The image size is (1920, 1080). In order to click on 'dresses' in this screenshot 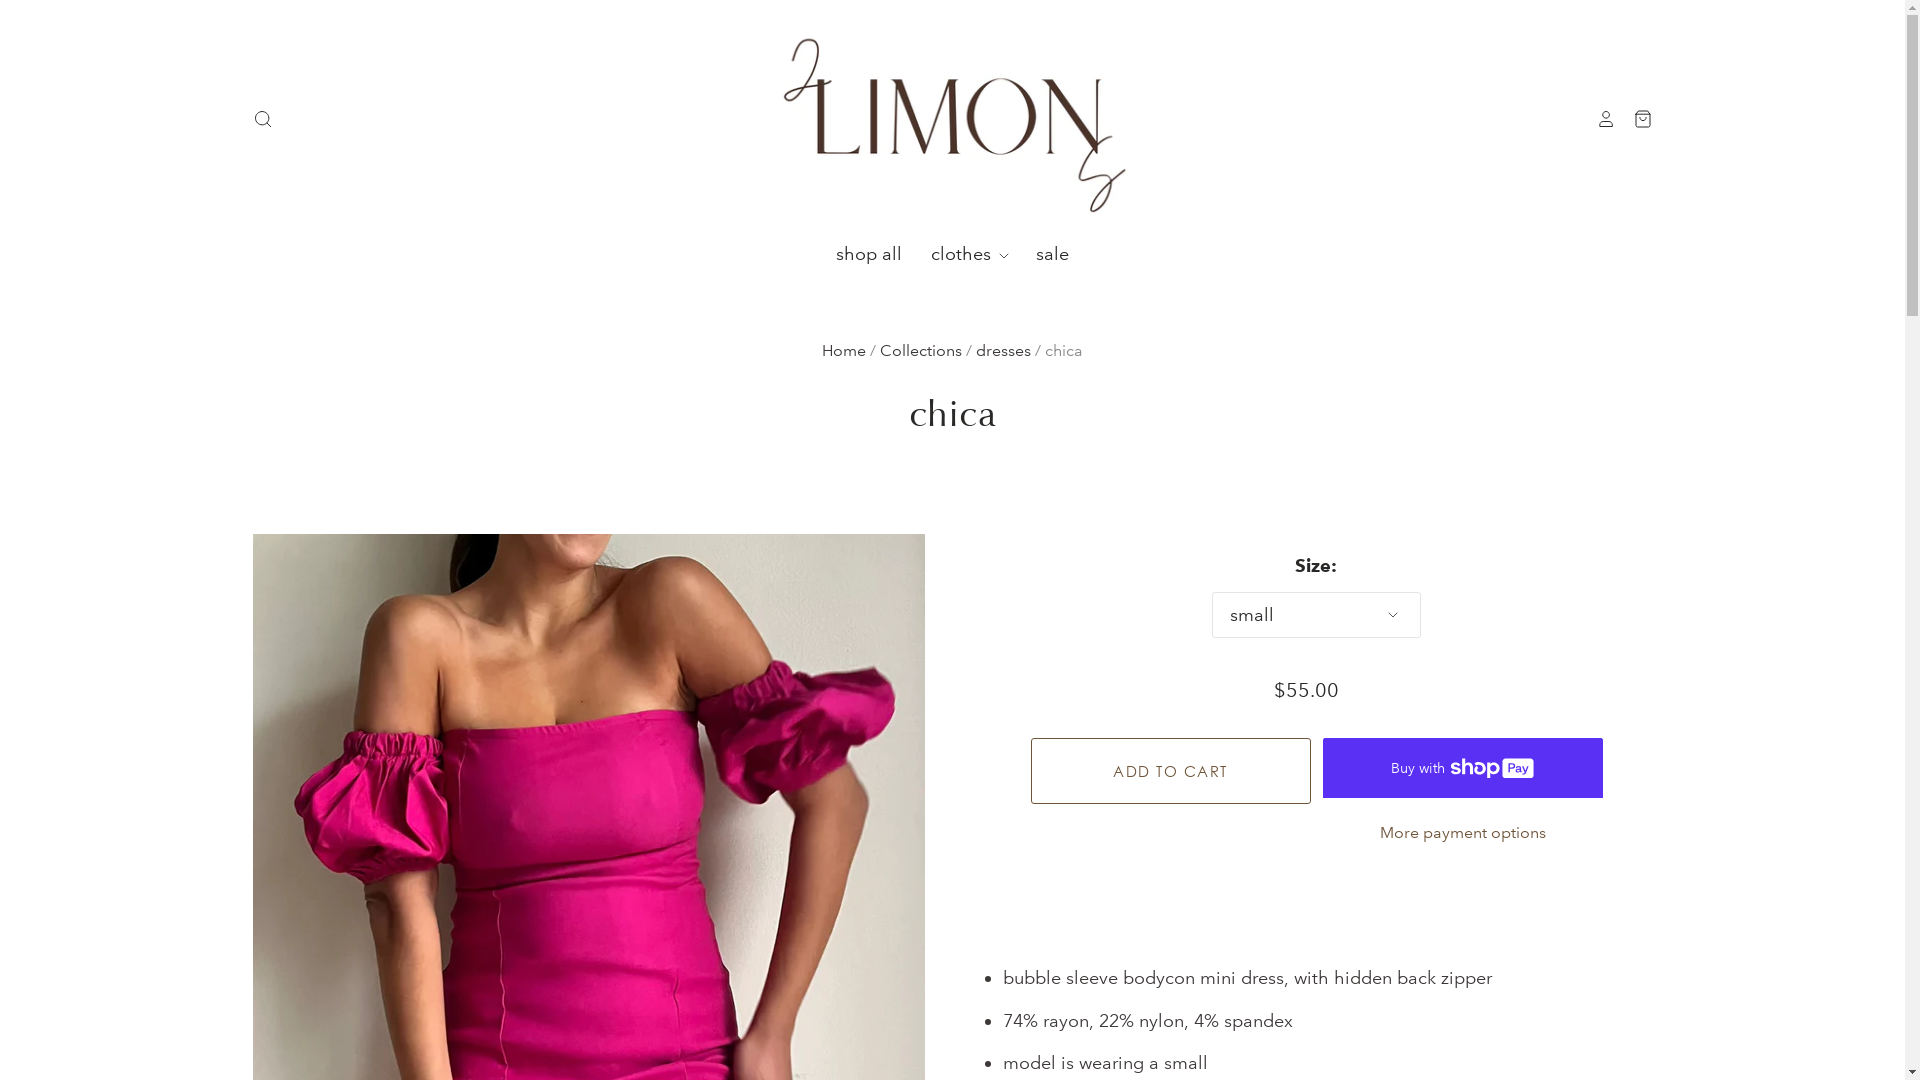, I will do `click(1003, 349)`.